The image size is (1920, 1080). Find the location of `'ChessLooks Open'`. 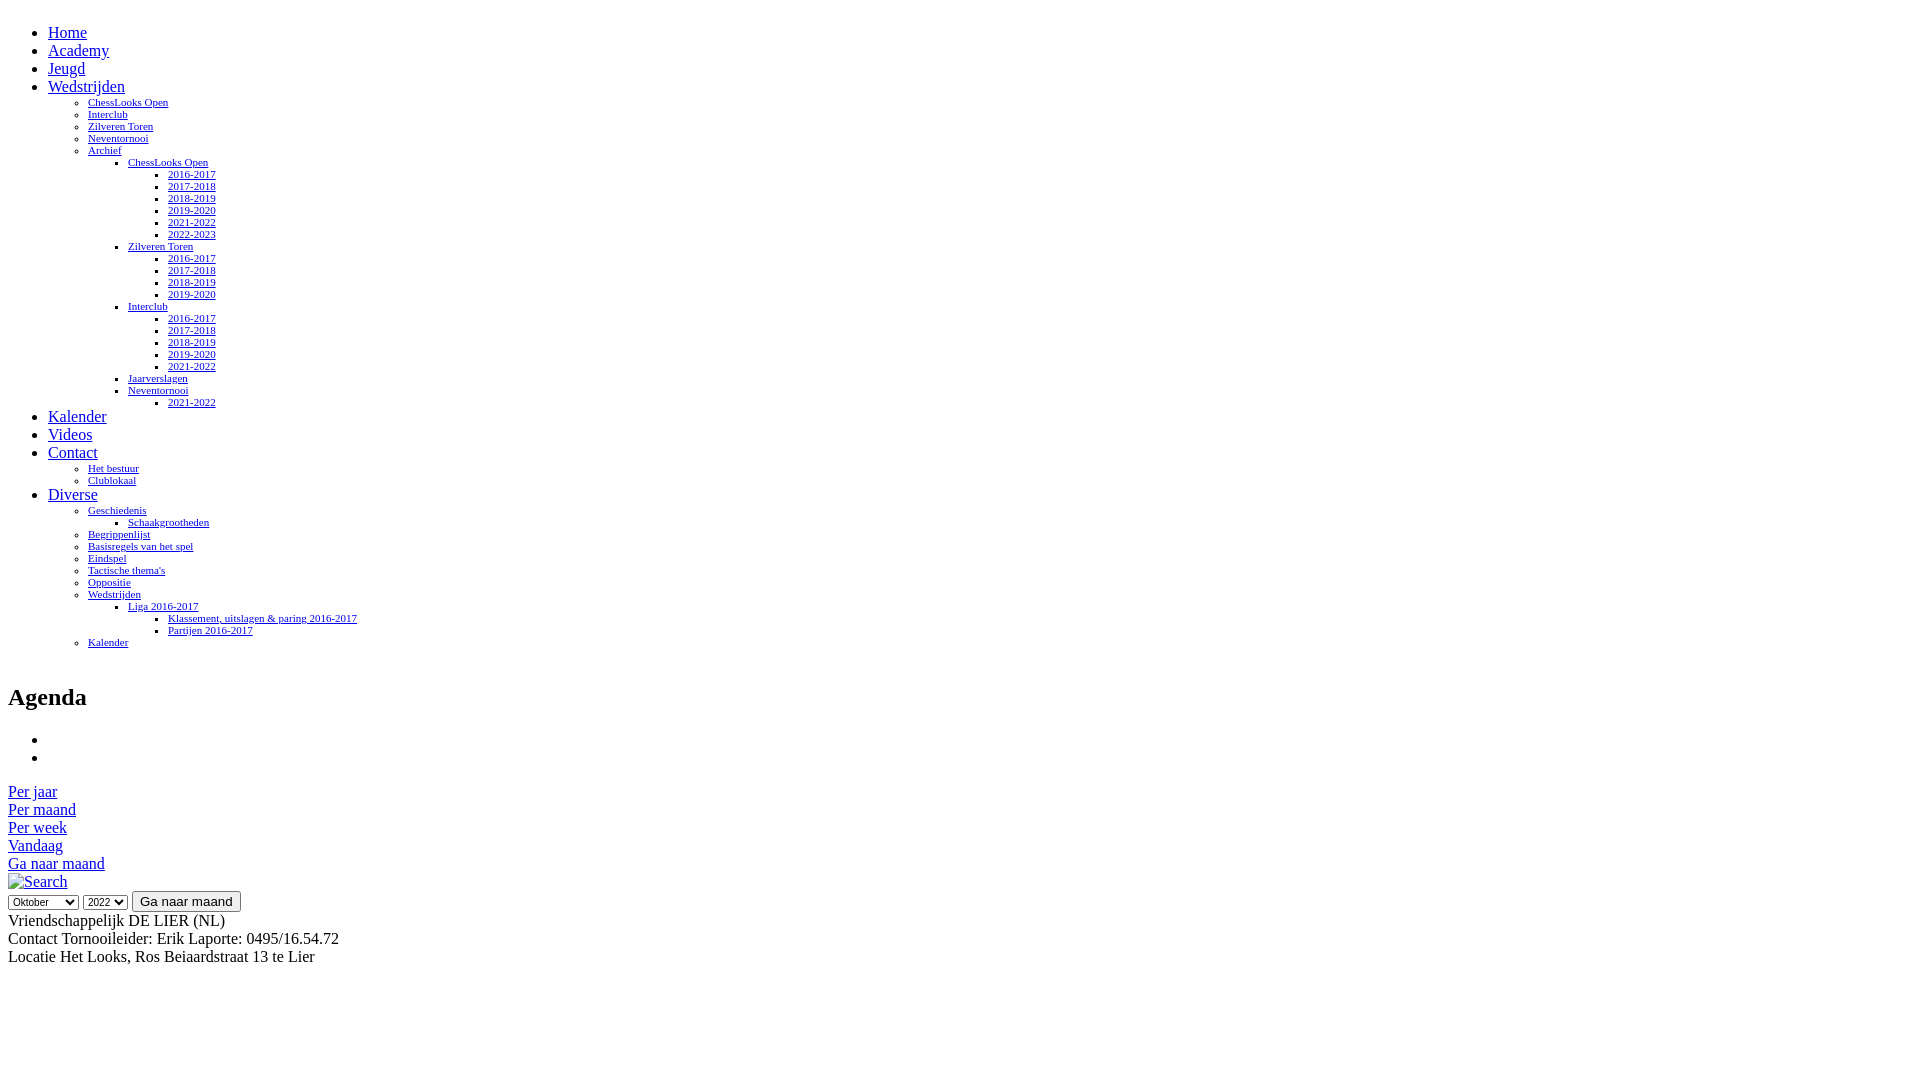

'ChessLooks Open' is located at coordinates (127, 101).